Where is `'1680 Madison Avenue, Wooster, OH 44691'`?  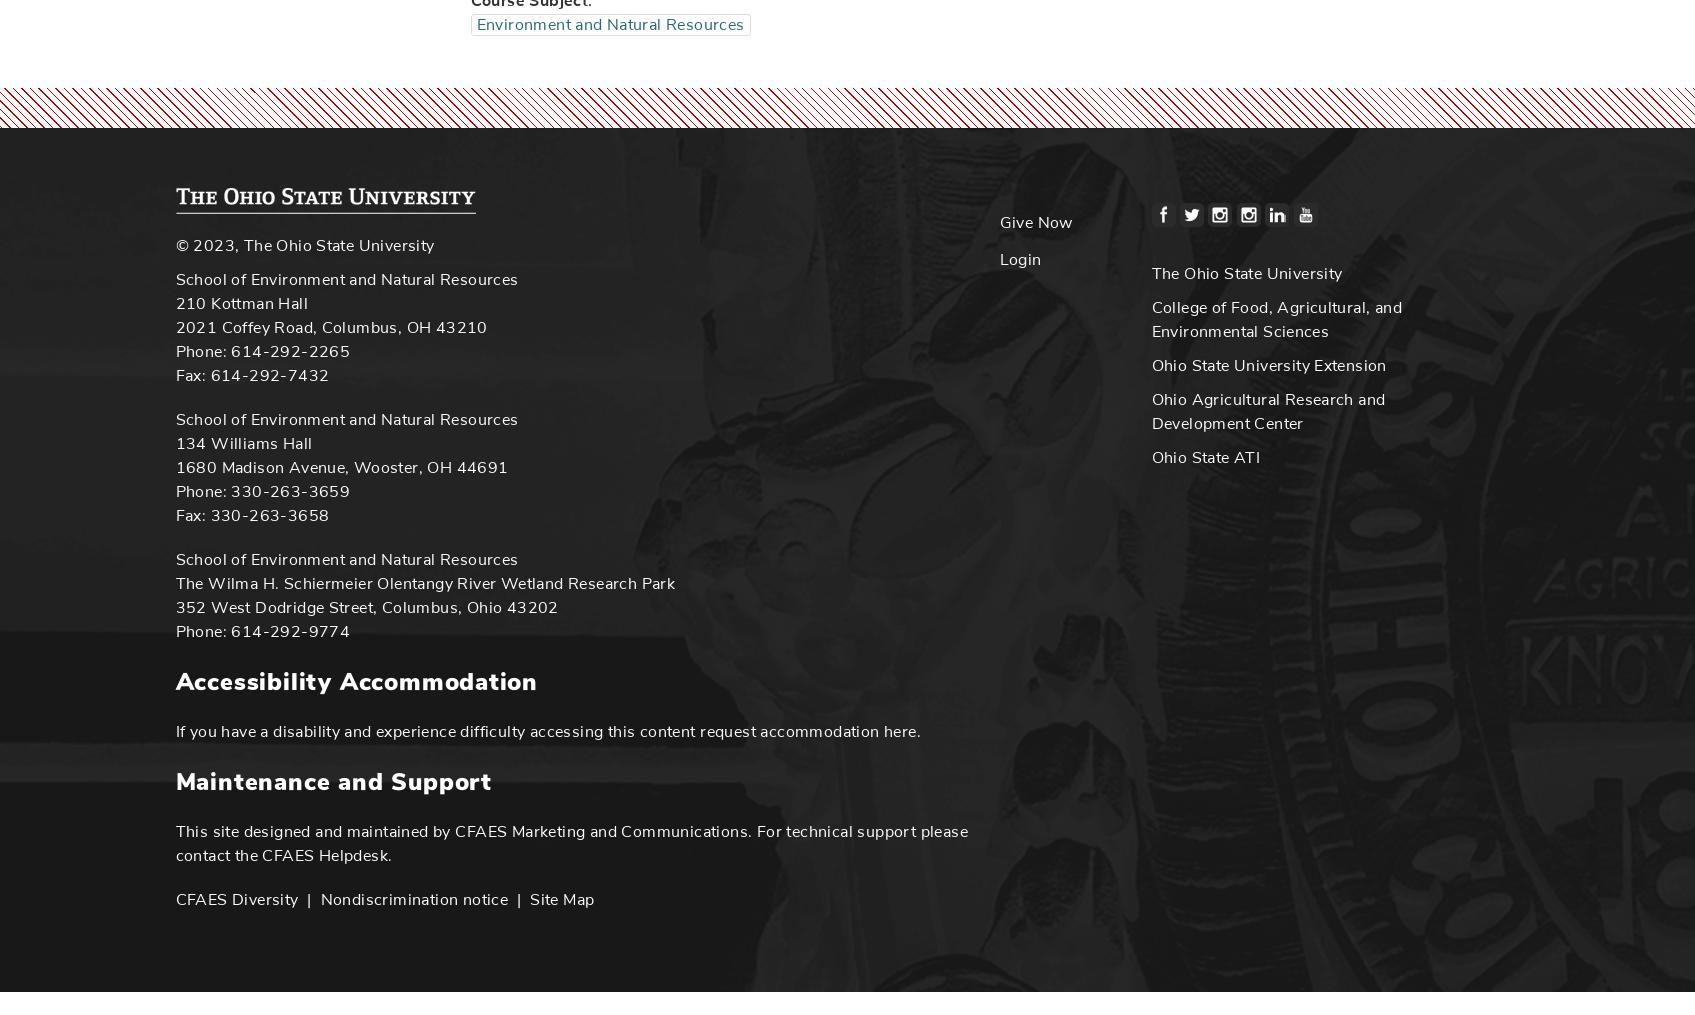 '1680 Madison Avenue, Wooster, OH 44691' is located at coordinates (340, 466).